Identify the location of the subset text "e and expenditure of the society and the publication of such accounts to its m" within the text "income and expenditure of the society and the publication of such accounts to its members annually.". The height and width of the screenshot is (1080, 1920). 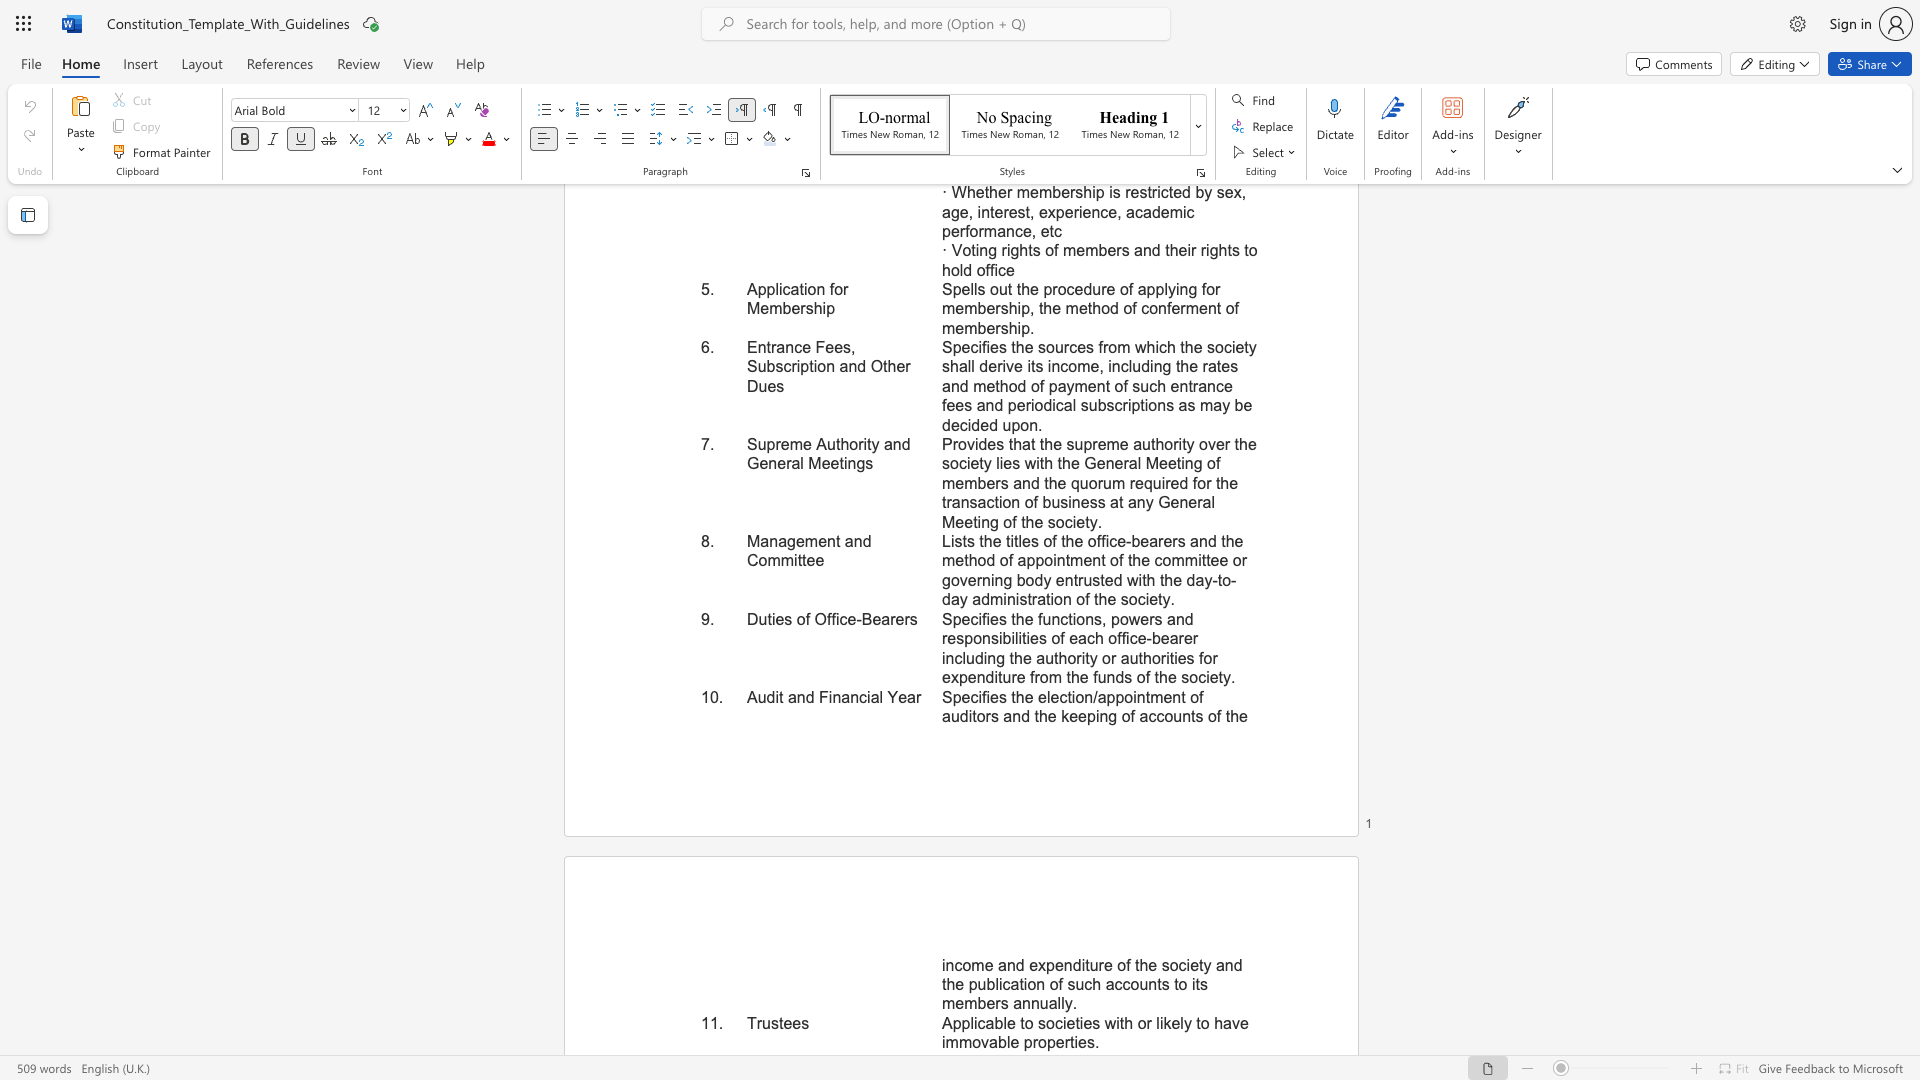
(984, 963).